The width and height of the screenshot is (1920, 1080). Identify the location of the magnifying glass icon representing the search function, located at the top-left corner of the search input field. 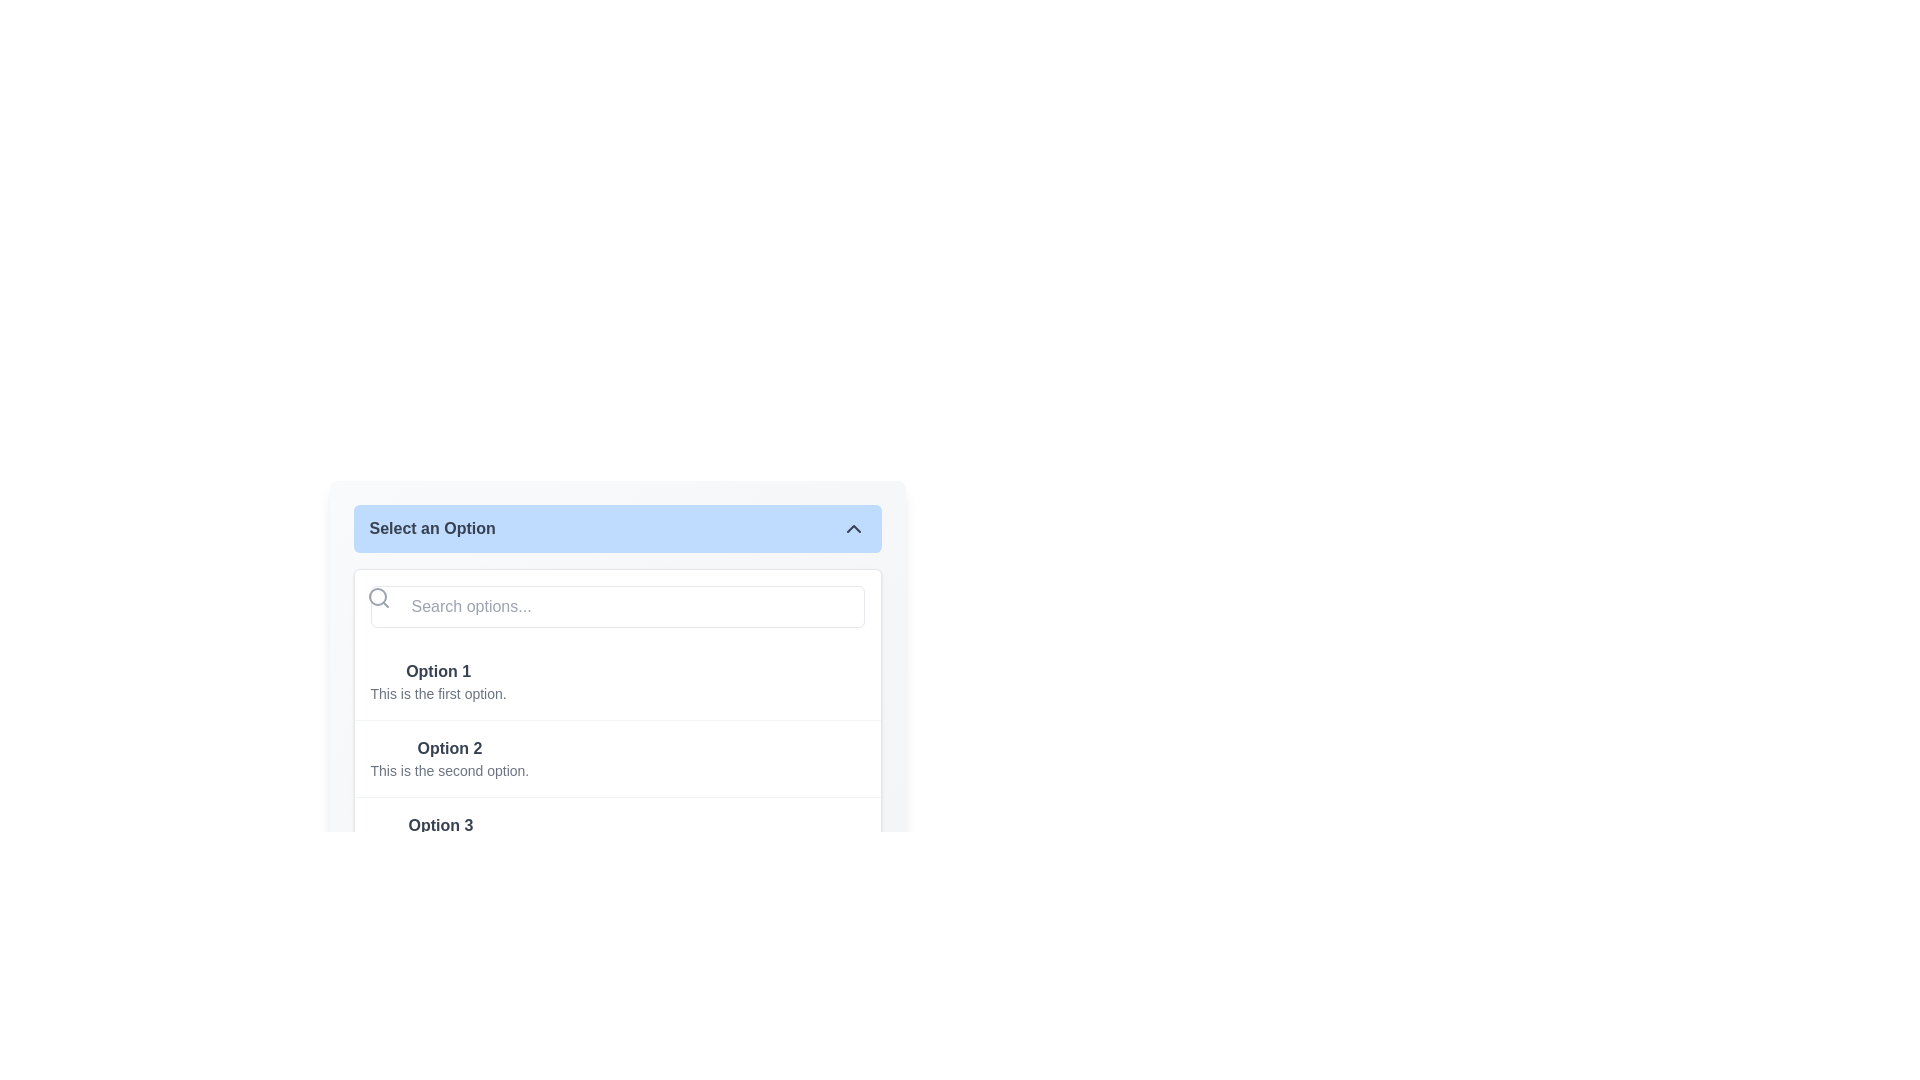
(378, 596).